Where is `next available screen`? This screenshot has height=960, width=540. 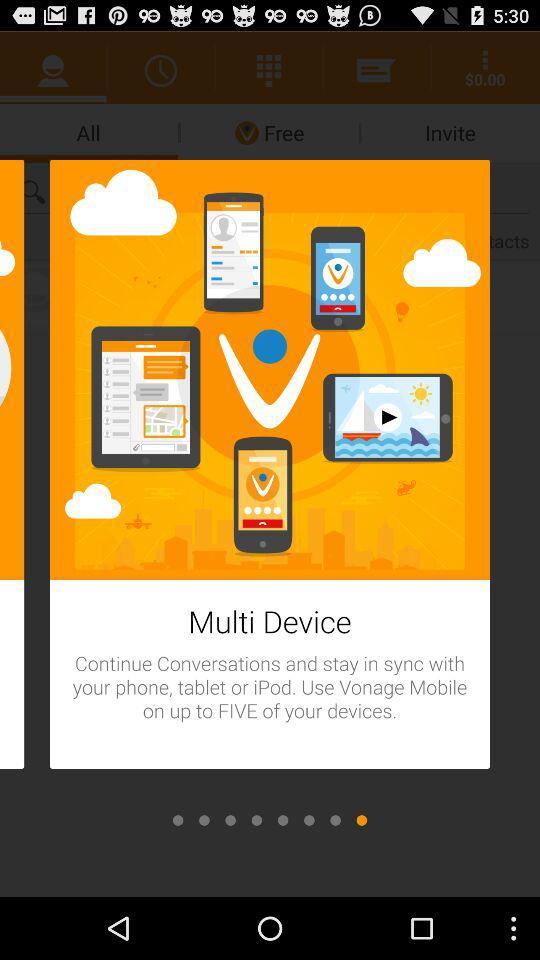 next available screen is located at coordinates (360, 820).